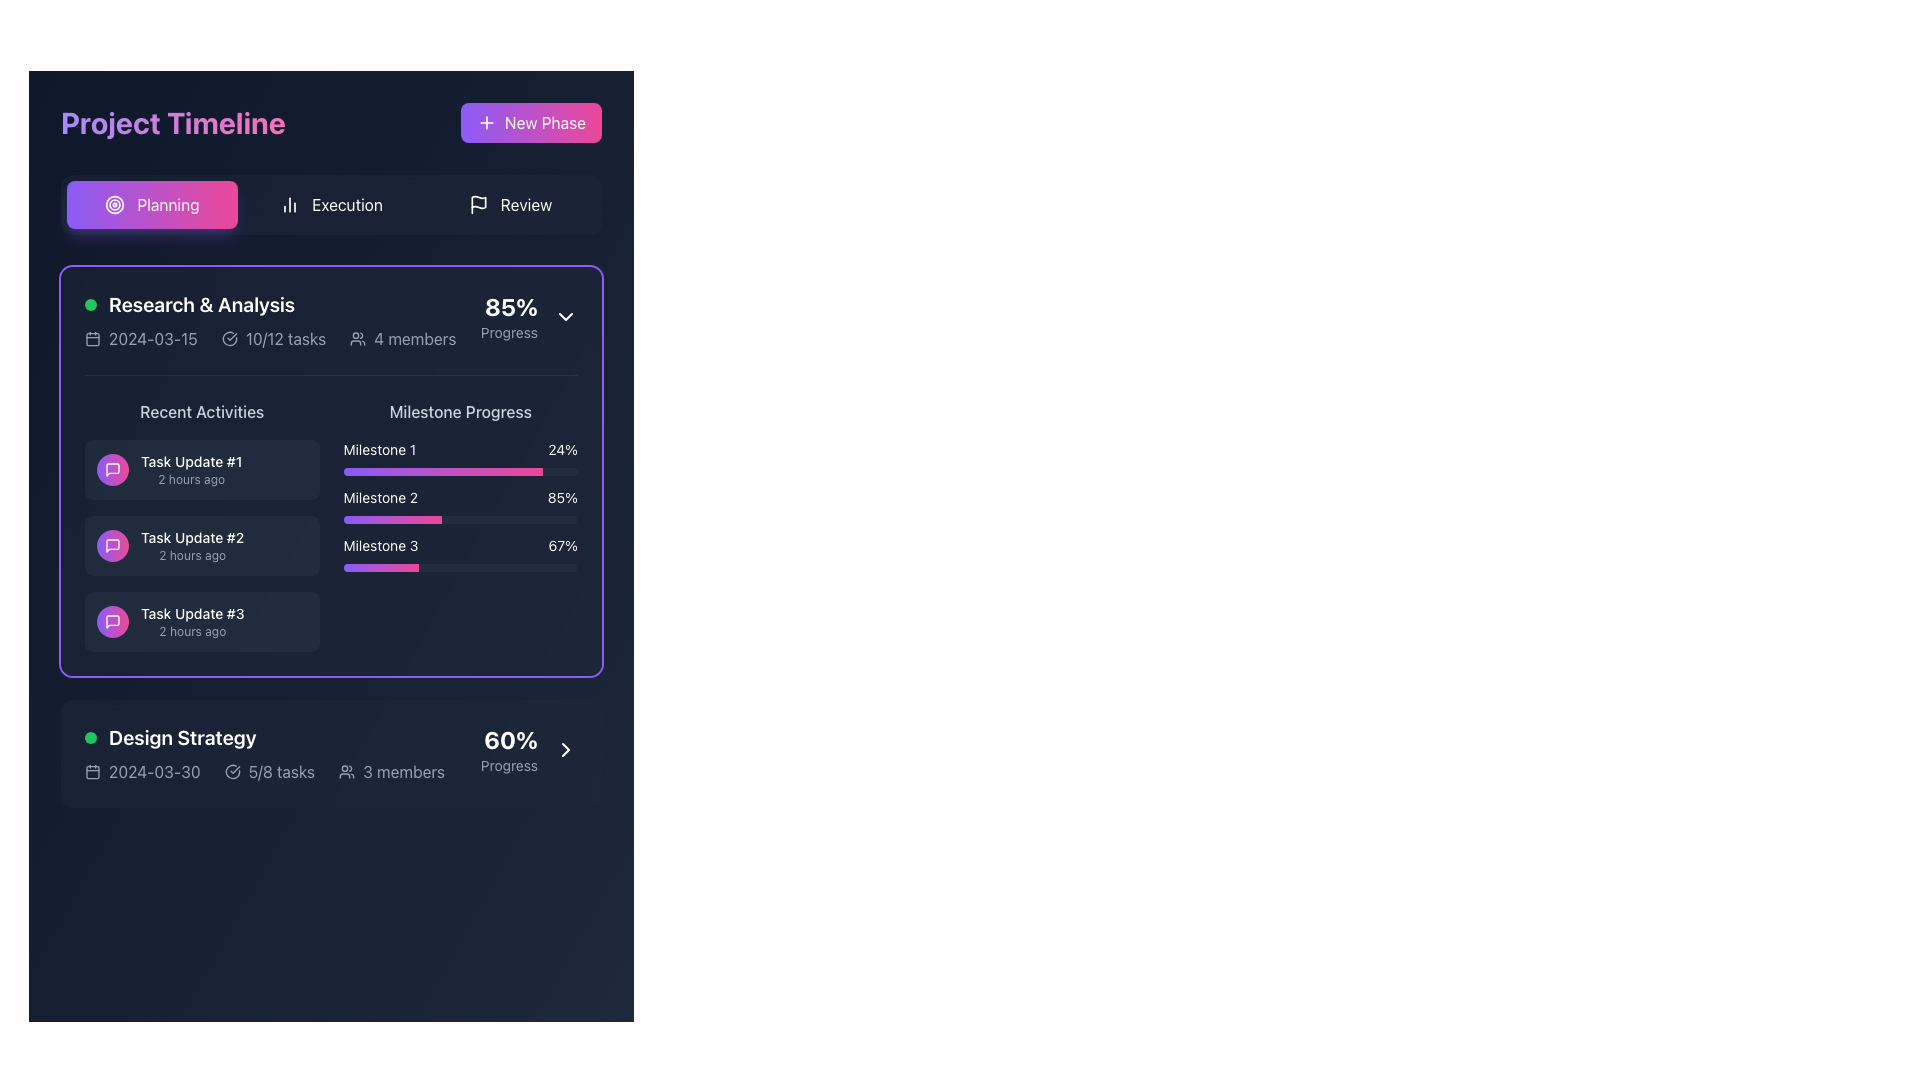 The height and width of the screenshot is (1080, 1920). Describe the element at coordinates (192, 620) in the screenshot. I see `the Text block displaying 'Task Update #3' and '2 hours ago' in the Recent Activities section` at that location.